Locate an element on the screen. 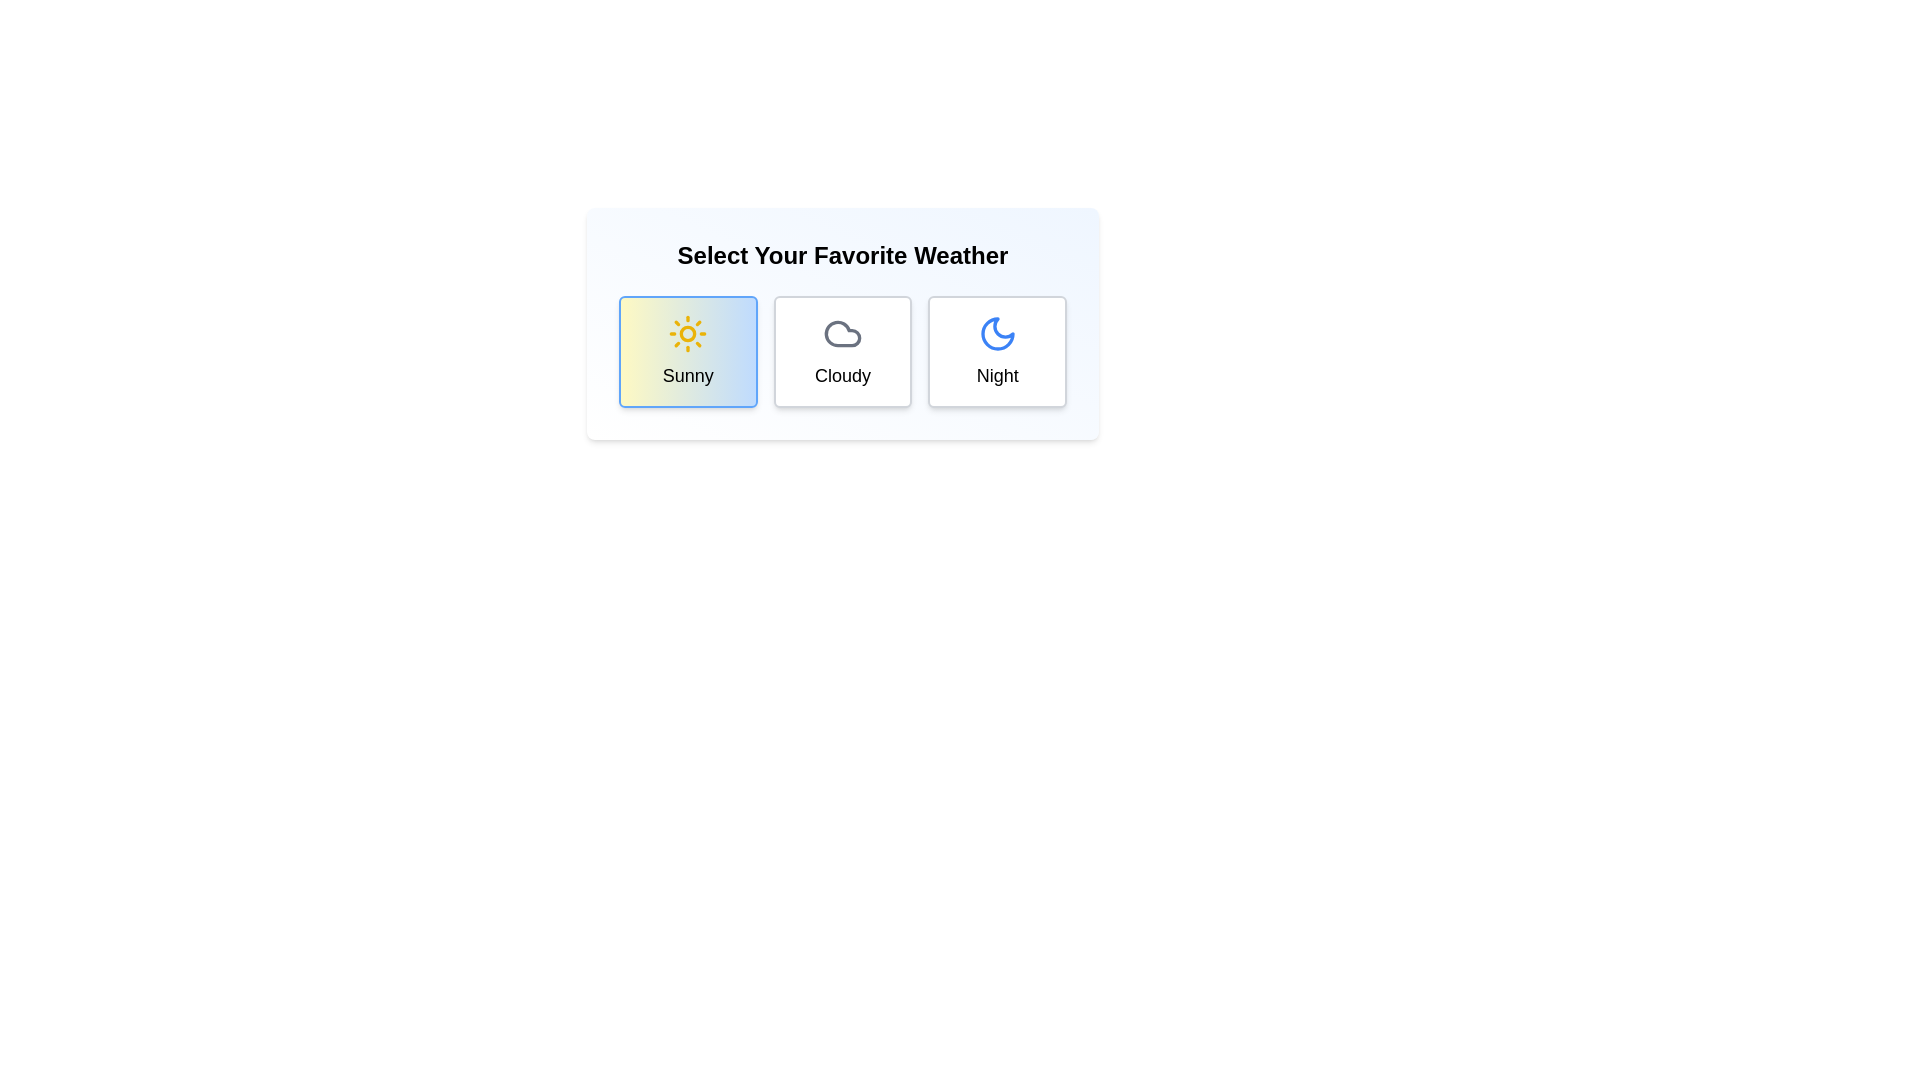 This screenshot has width=1920, height=1080. the crescent moon icon in the 'Select Your Favorite Weather' menu for additional actions is located at coordinates (997, 333).